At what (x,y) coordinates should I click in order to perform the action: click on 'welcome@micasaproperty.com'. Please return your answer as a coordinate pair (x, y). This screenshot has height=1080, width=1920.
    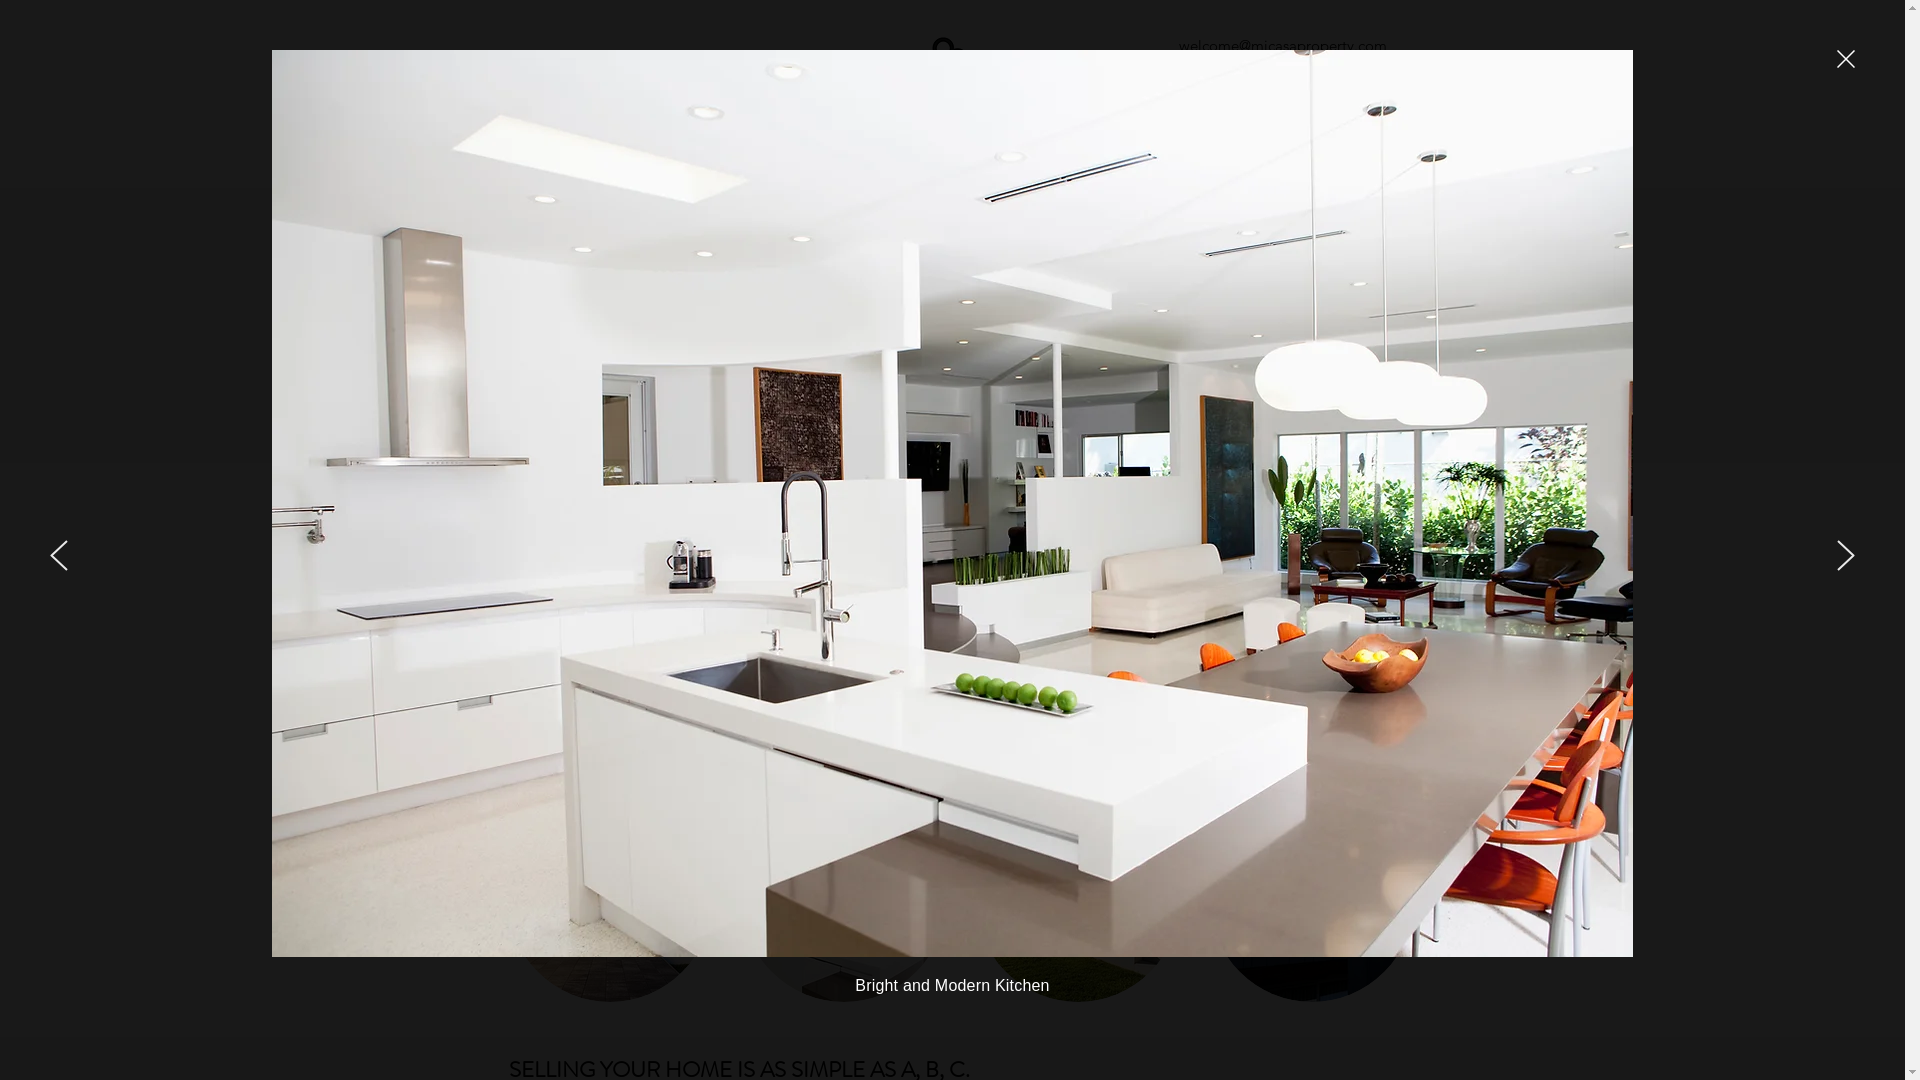
    Looking at the image, I should click on (1282, 45).